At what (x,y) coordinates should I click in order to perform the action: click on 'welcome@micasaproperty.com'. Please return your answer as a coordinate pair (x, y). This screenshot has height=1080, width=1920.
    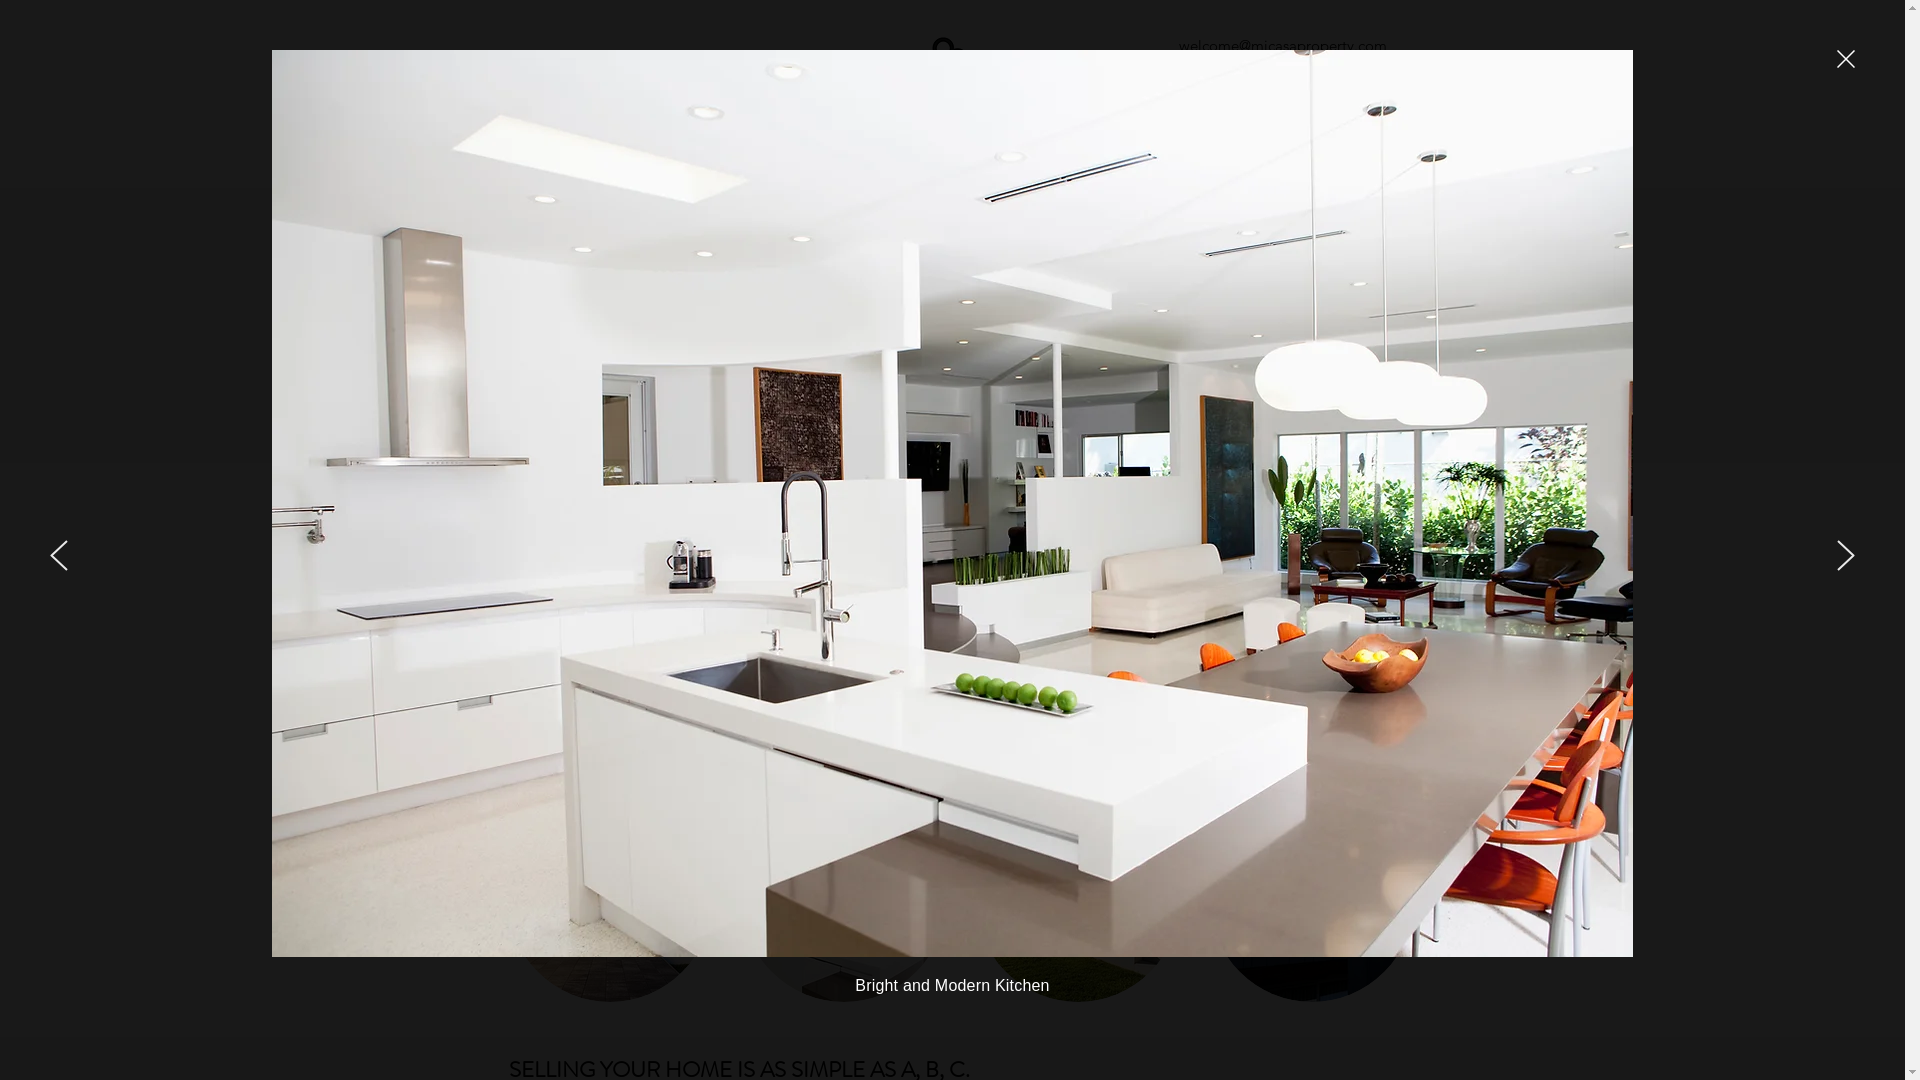
    Looking at the image, I should click on (1282, 45).